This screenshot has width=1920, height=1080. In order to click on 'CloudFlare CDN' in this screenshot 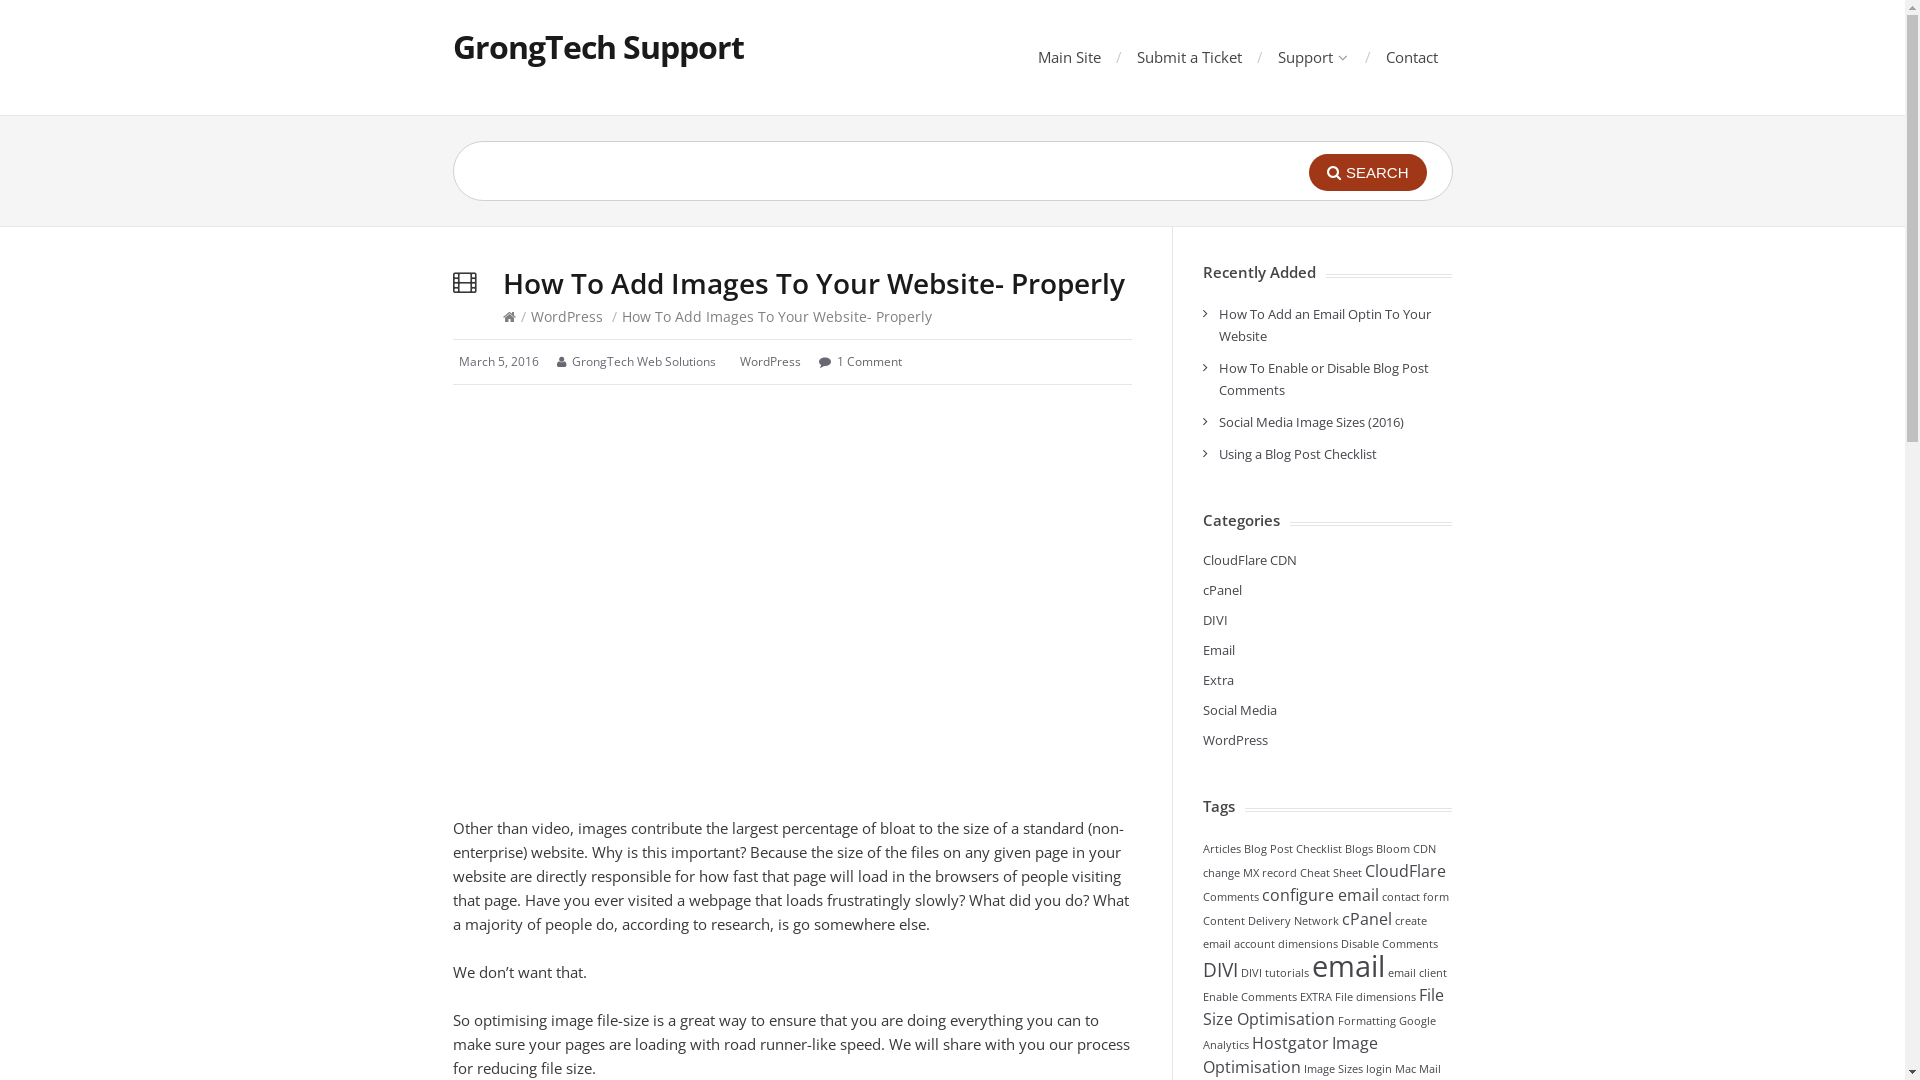, I will do `click(1247, 559)`.